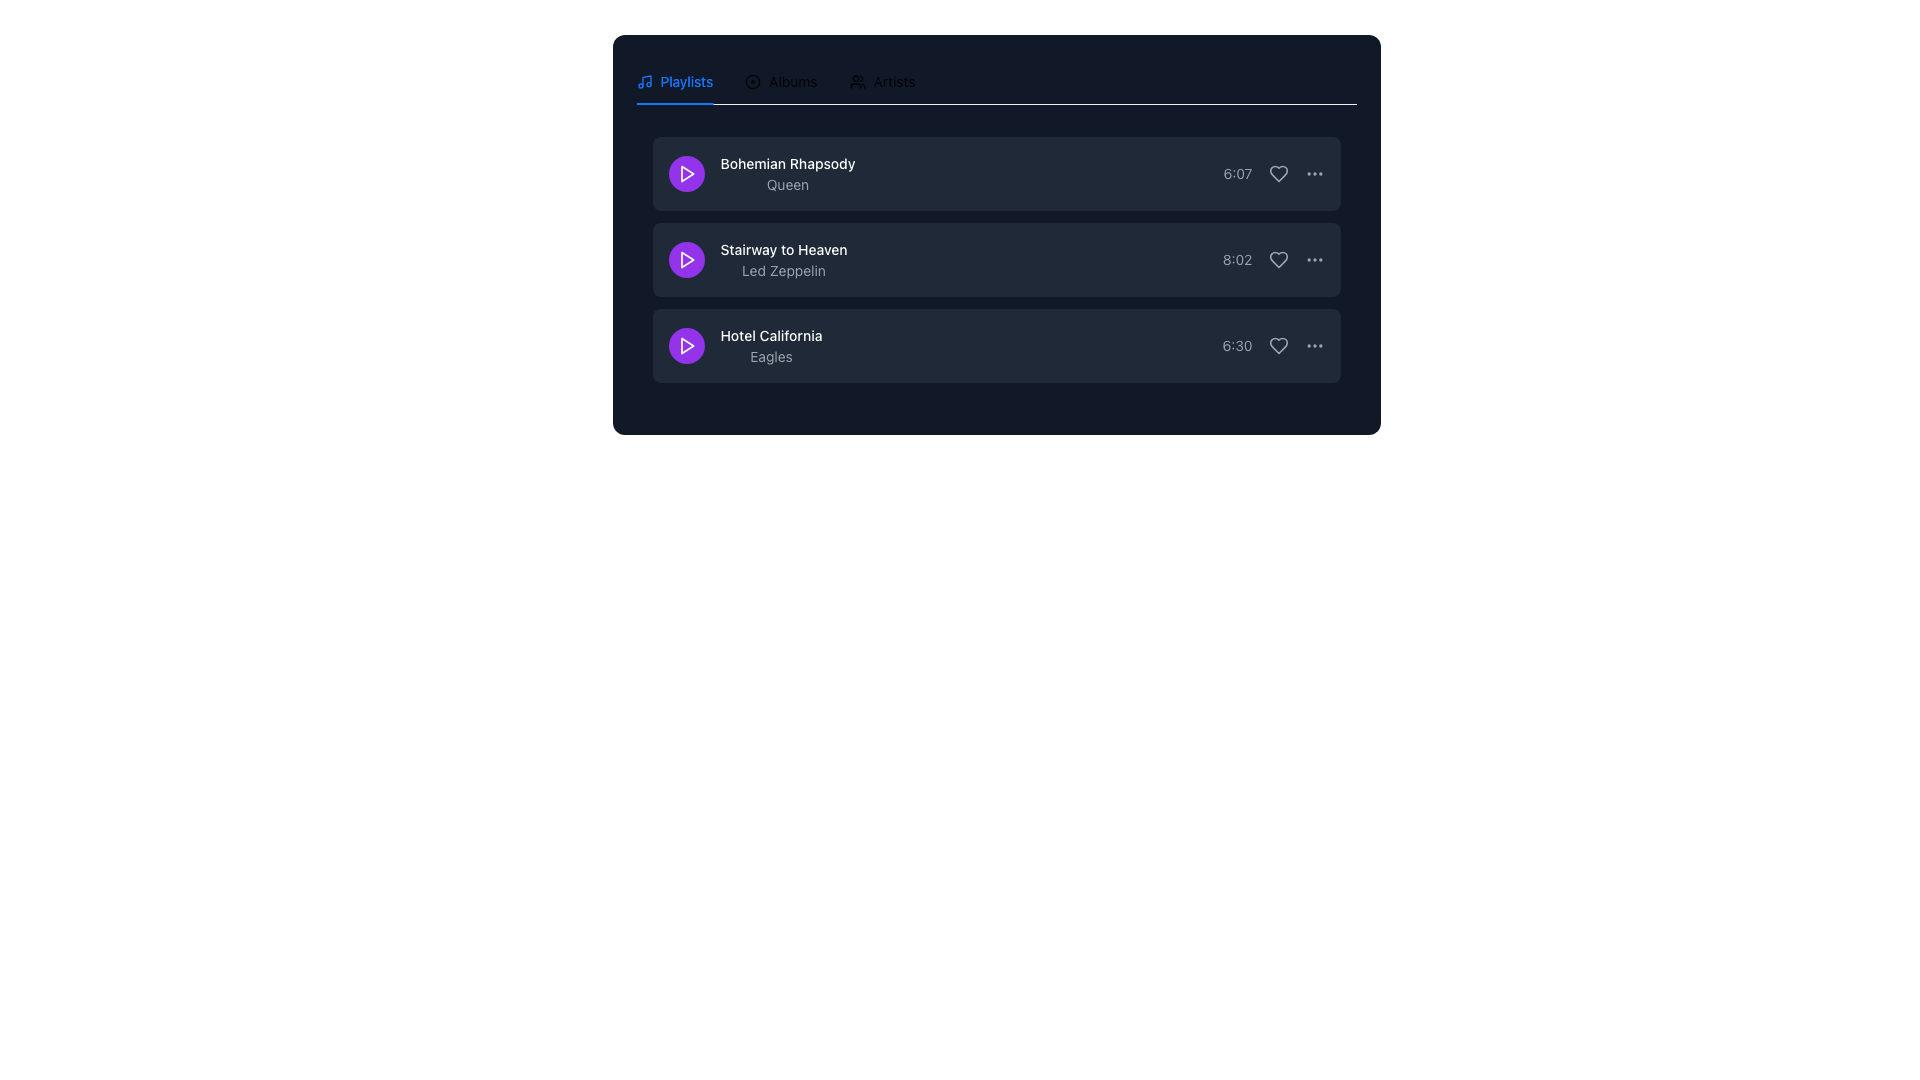 The image size is (1920, 1080). Describe the element at coordinates (757, 258) in the screenshot. I see `the text display showing 'Stairway to Heaven' and 'Led Zeppelin' to possibly see more details` at that location.